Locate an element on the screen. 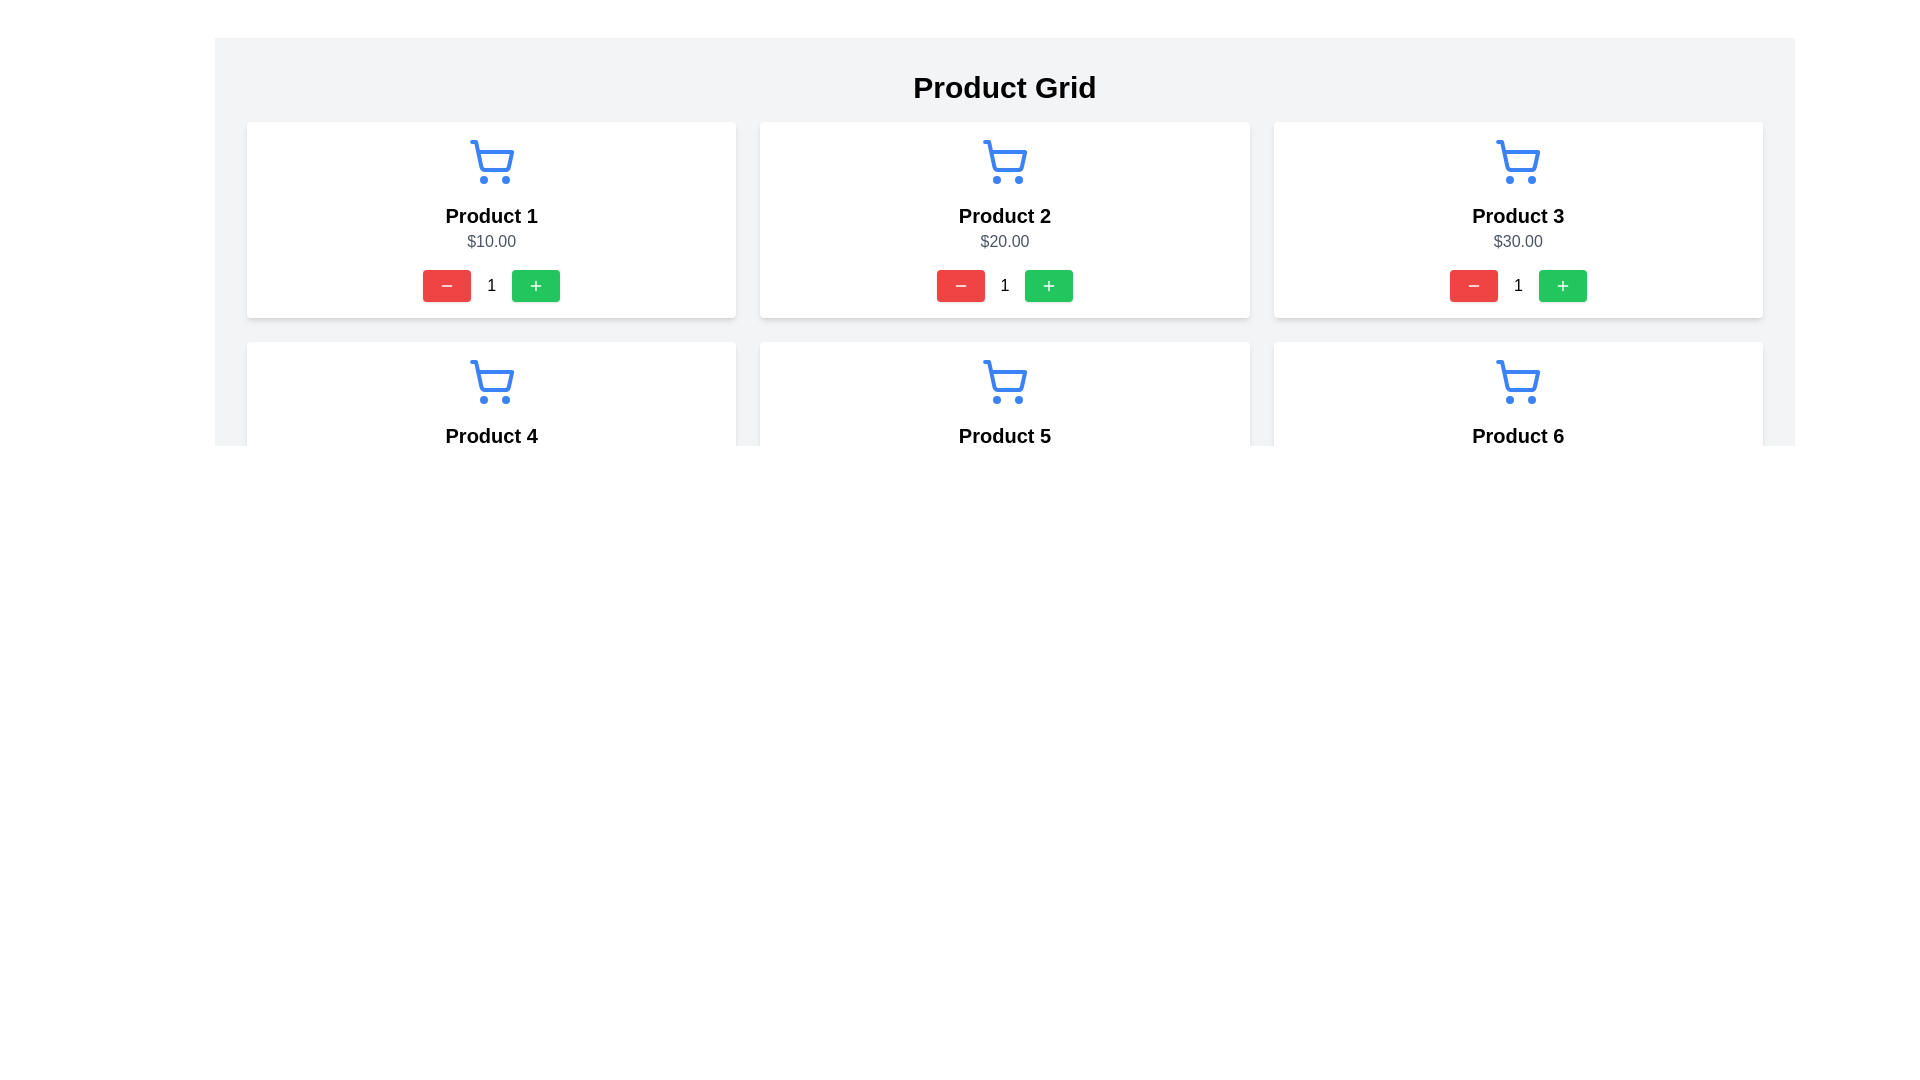 This screenshot has width=1920, height=1080. the quantity label that displays the current product quantity, located between the minus button on the left and the plus button on the right in the product control area is located at coordinates (491, 285).